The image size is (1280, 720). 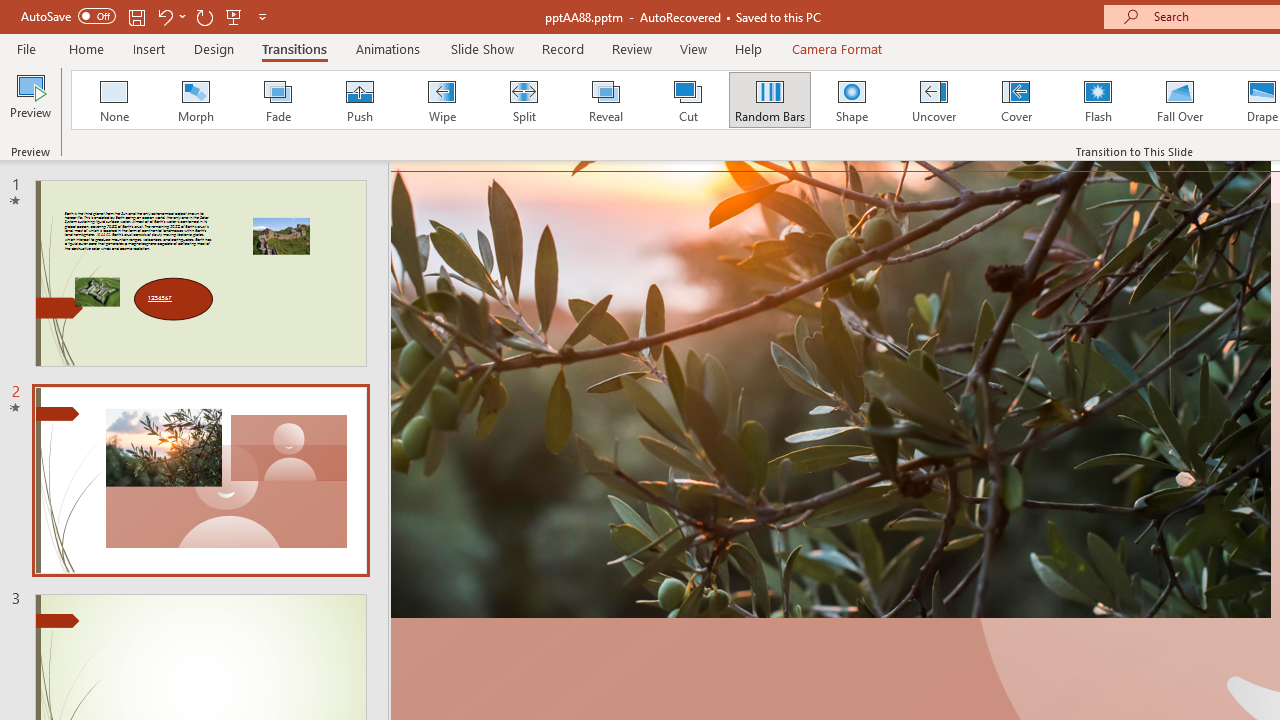 What do you see at coordinates (359, 100) in the screenshot?
I see `'Push'` at bounding box center [359, 100].